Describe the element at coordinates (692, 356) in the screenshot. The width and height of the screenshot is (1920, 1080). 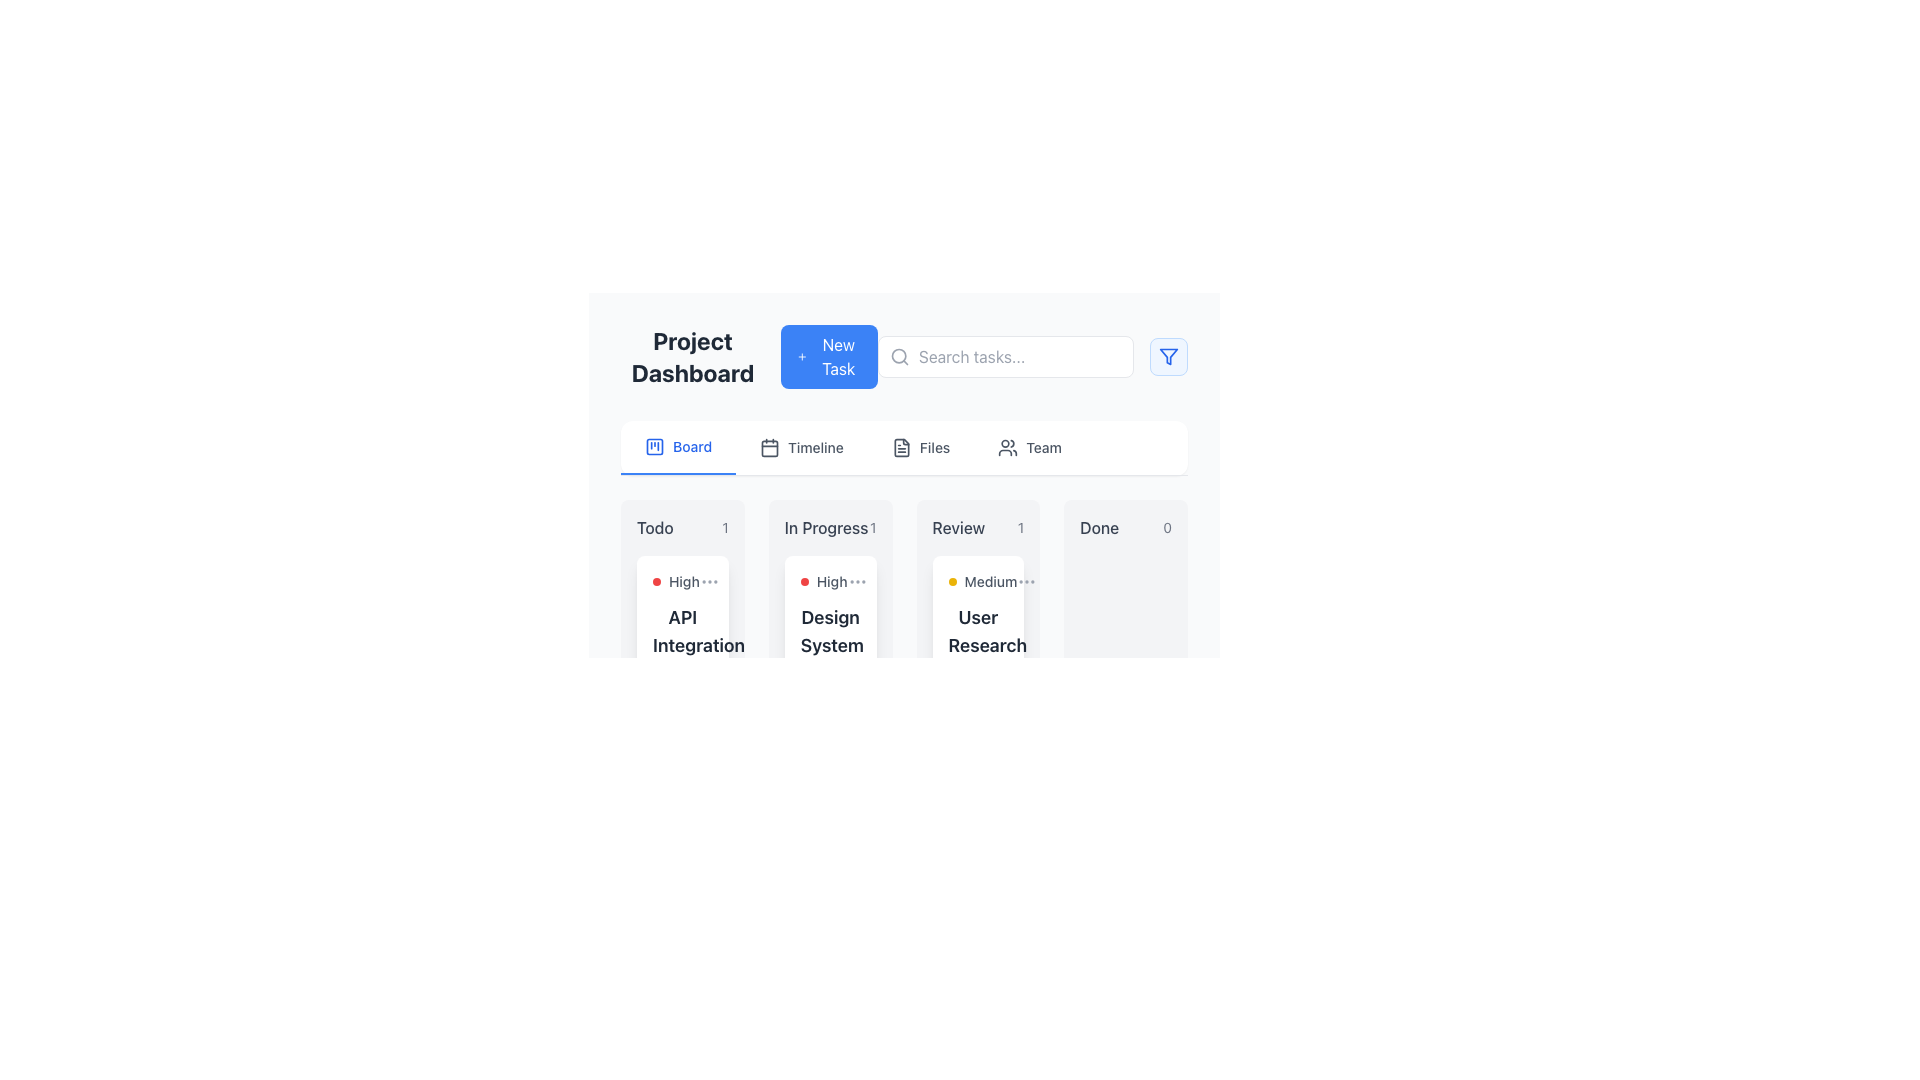
I see `the 'Project Dashboard' text label, which is a bold and large grayish-black header positioned at the top-left of the interface, preceding the 'New Task' button` at that location.